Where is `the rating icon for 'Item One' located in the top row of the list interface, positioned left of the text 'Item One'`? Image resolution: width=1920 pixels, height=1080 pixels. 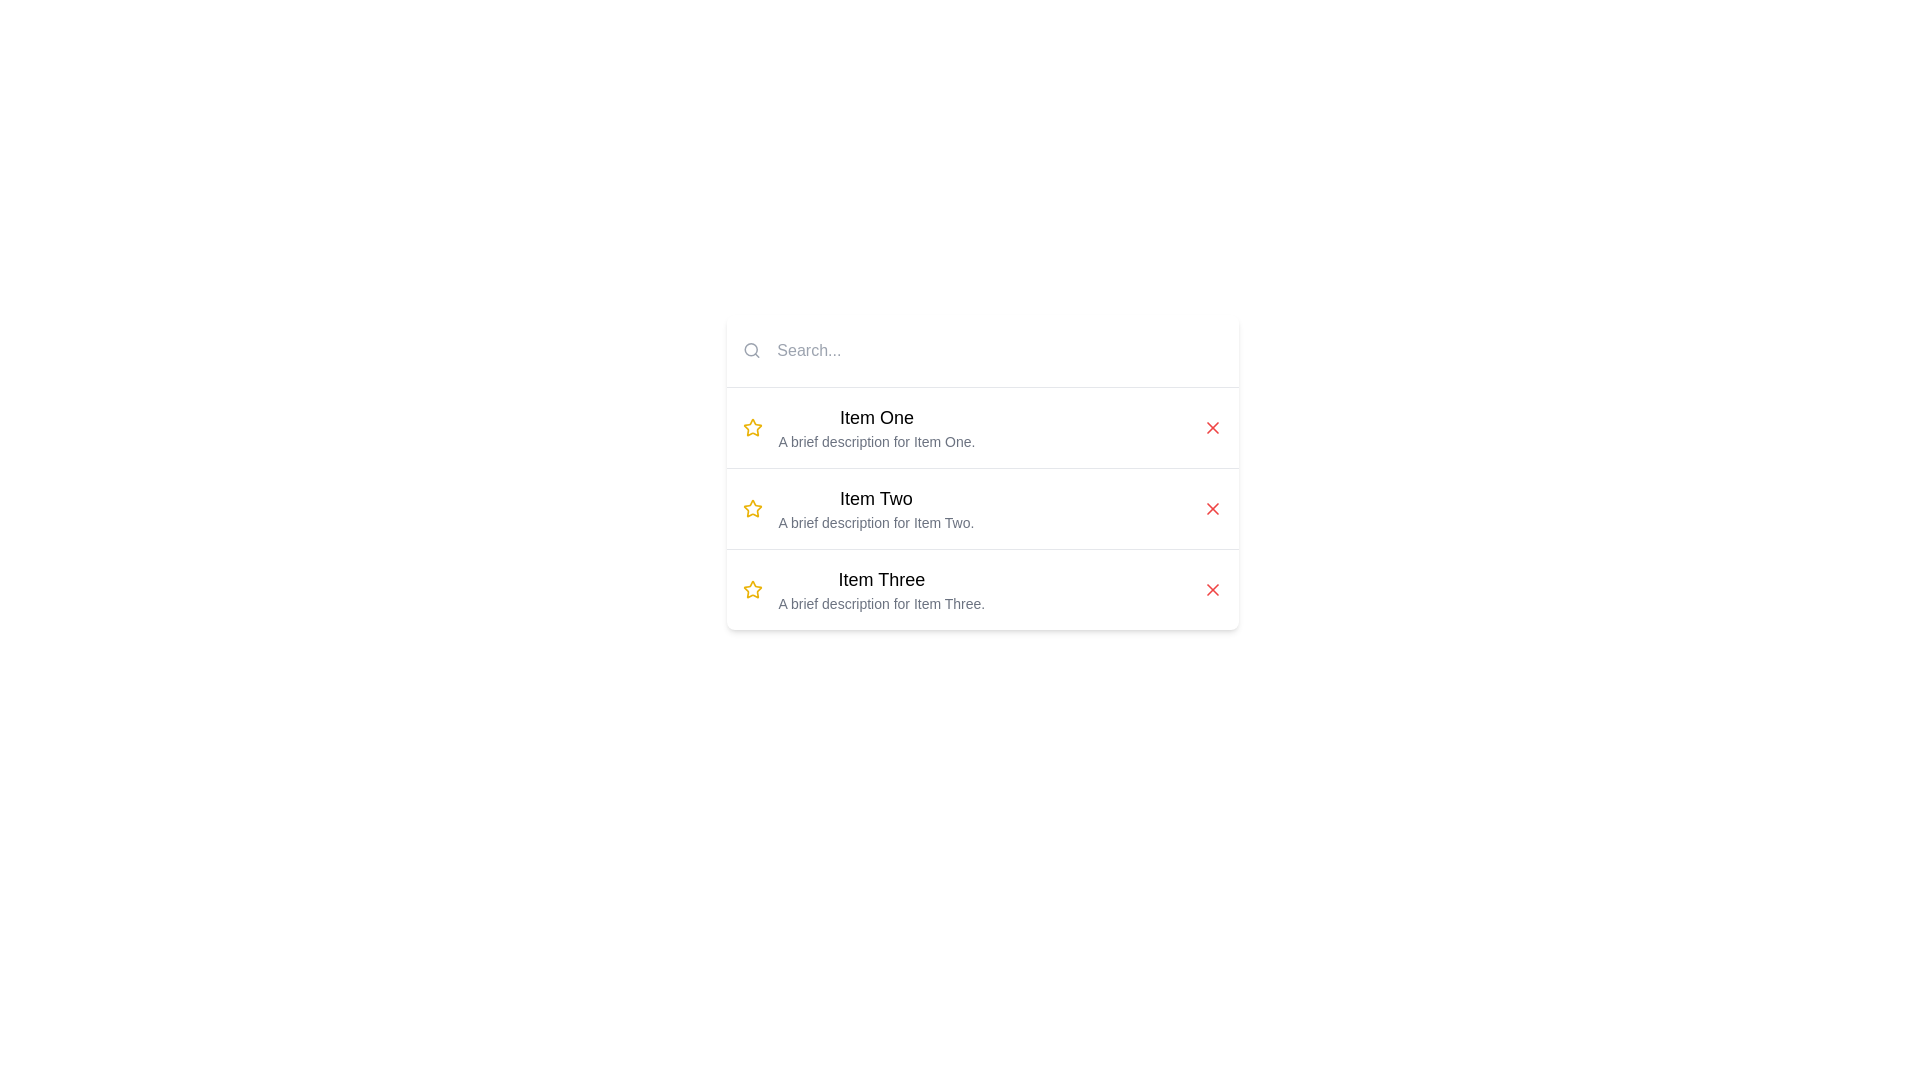
the rating icon for 'Item One' located in the top row of the list interface, positioned left of the text 'Item One' is located at coordinates (751, 427).